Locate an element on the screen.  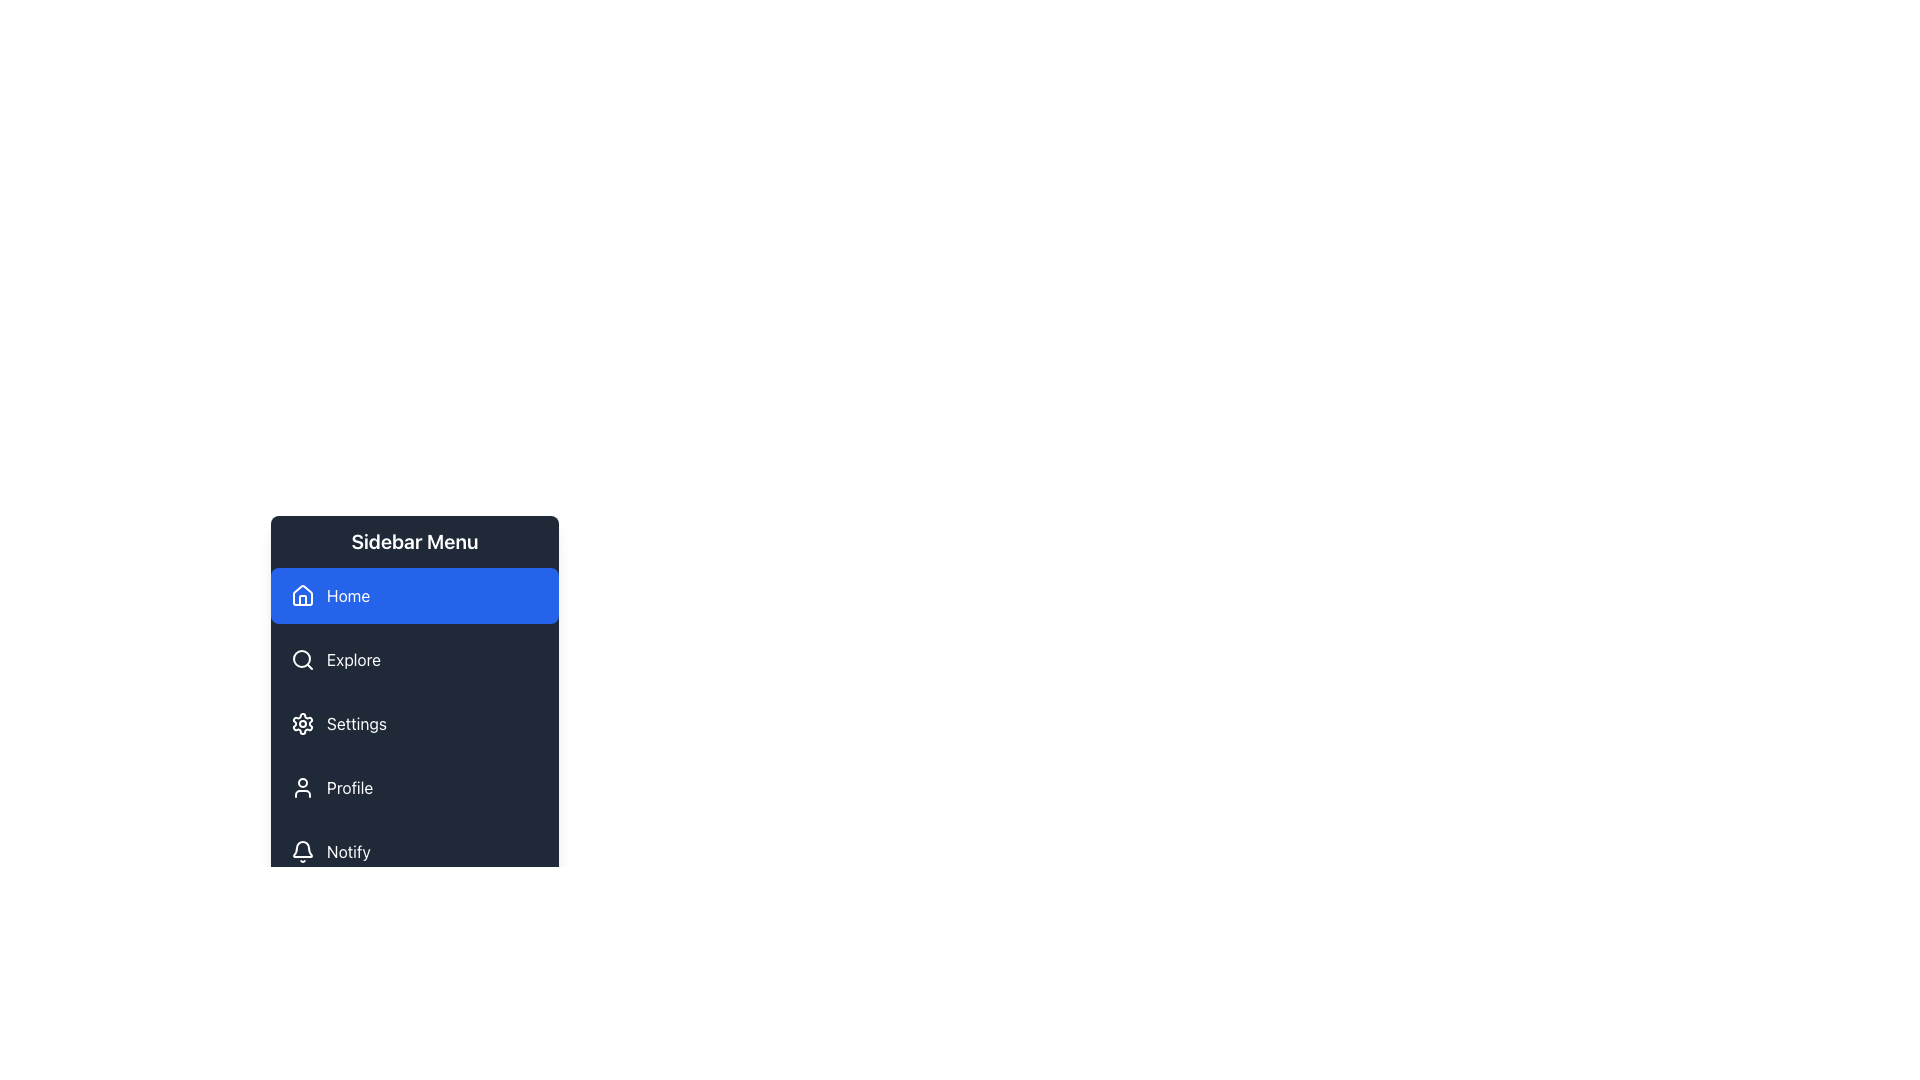
the decorative circular part of the search icon, which represents the lens of the magnifying glass located in the sidebar menu is located at coordinates (301, 659).